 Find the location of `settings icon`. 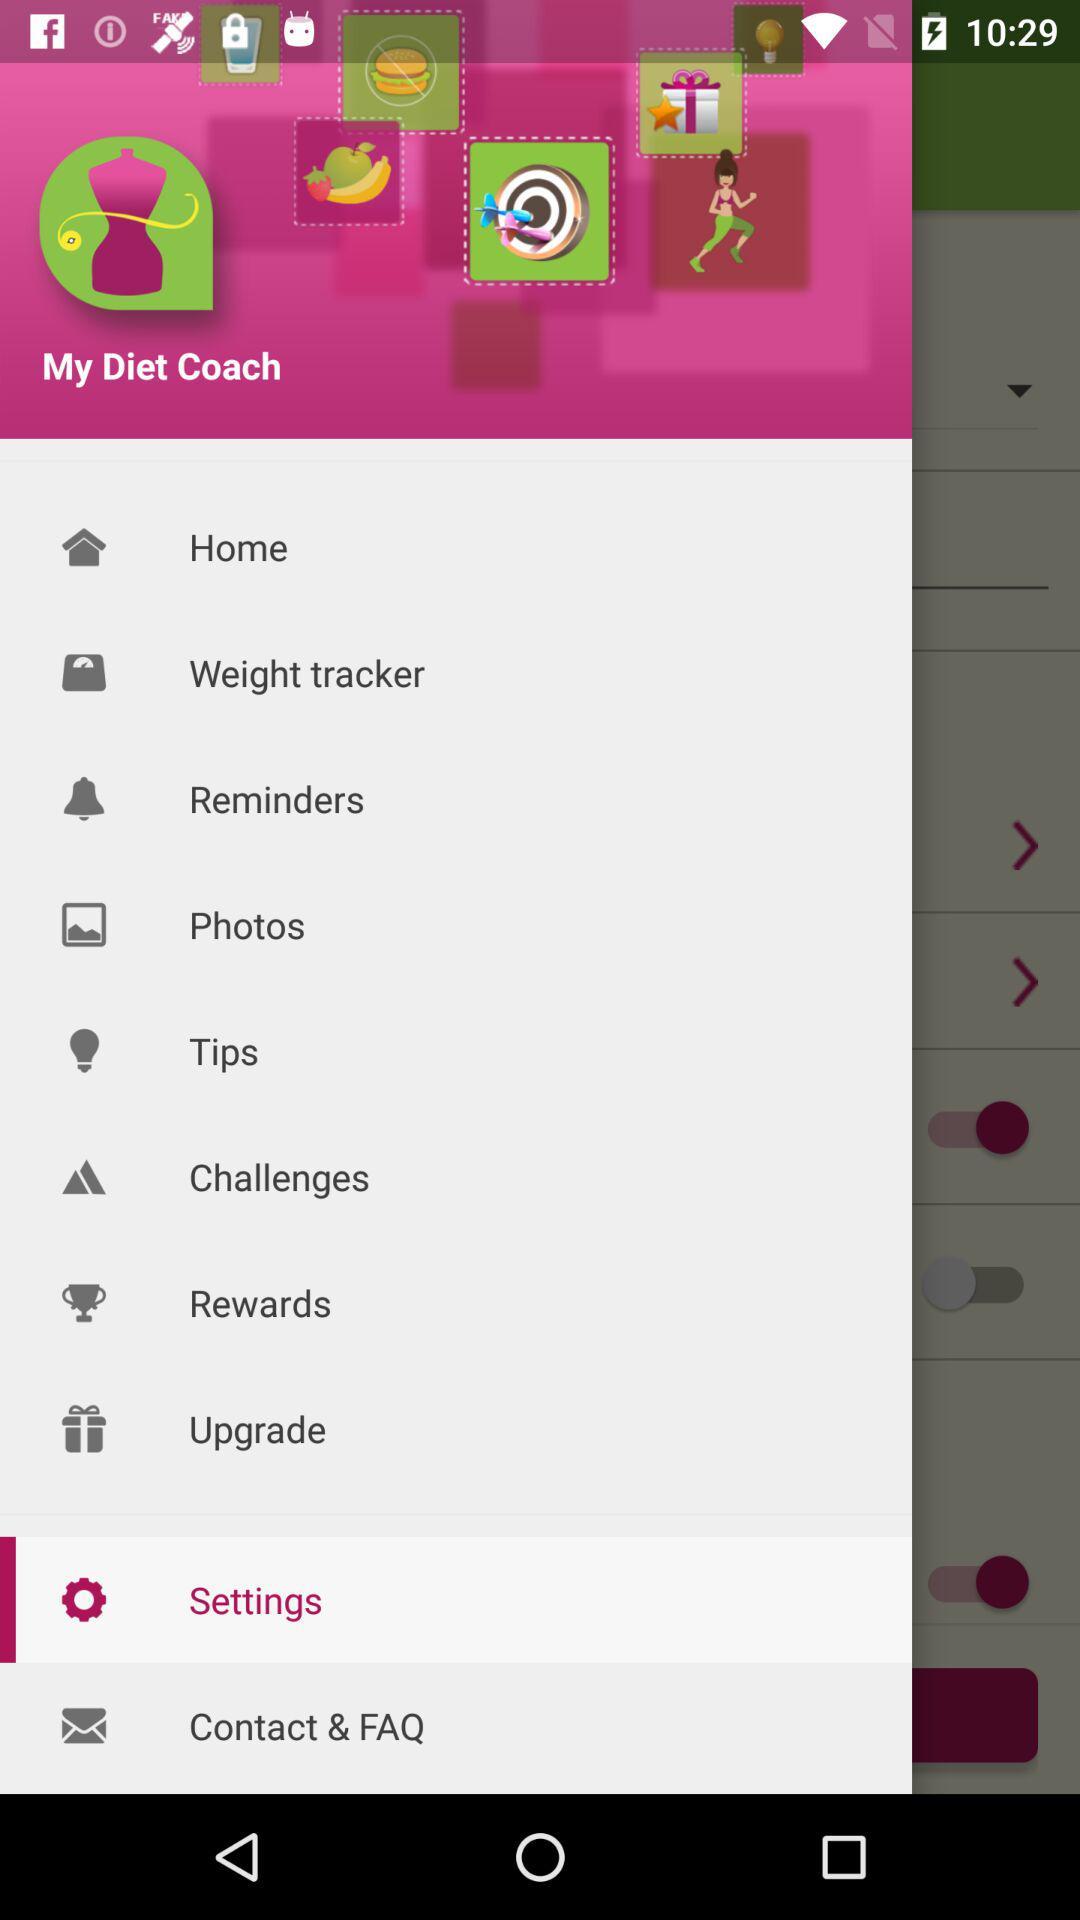

settings icon is located at coordinates (83, 1598).